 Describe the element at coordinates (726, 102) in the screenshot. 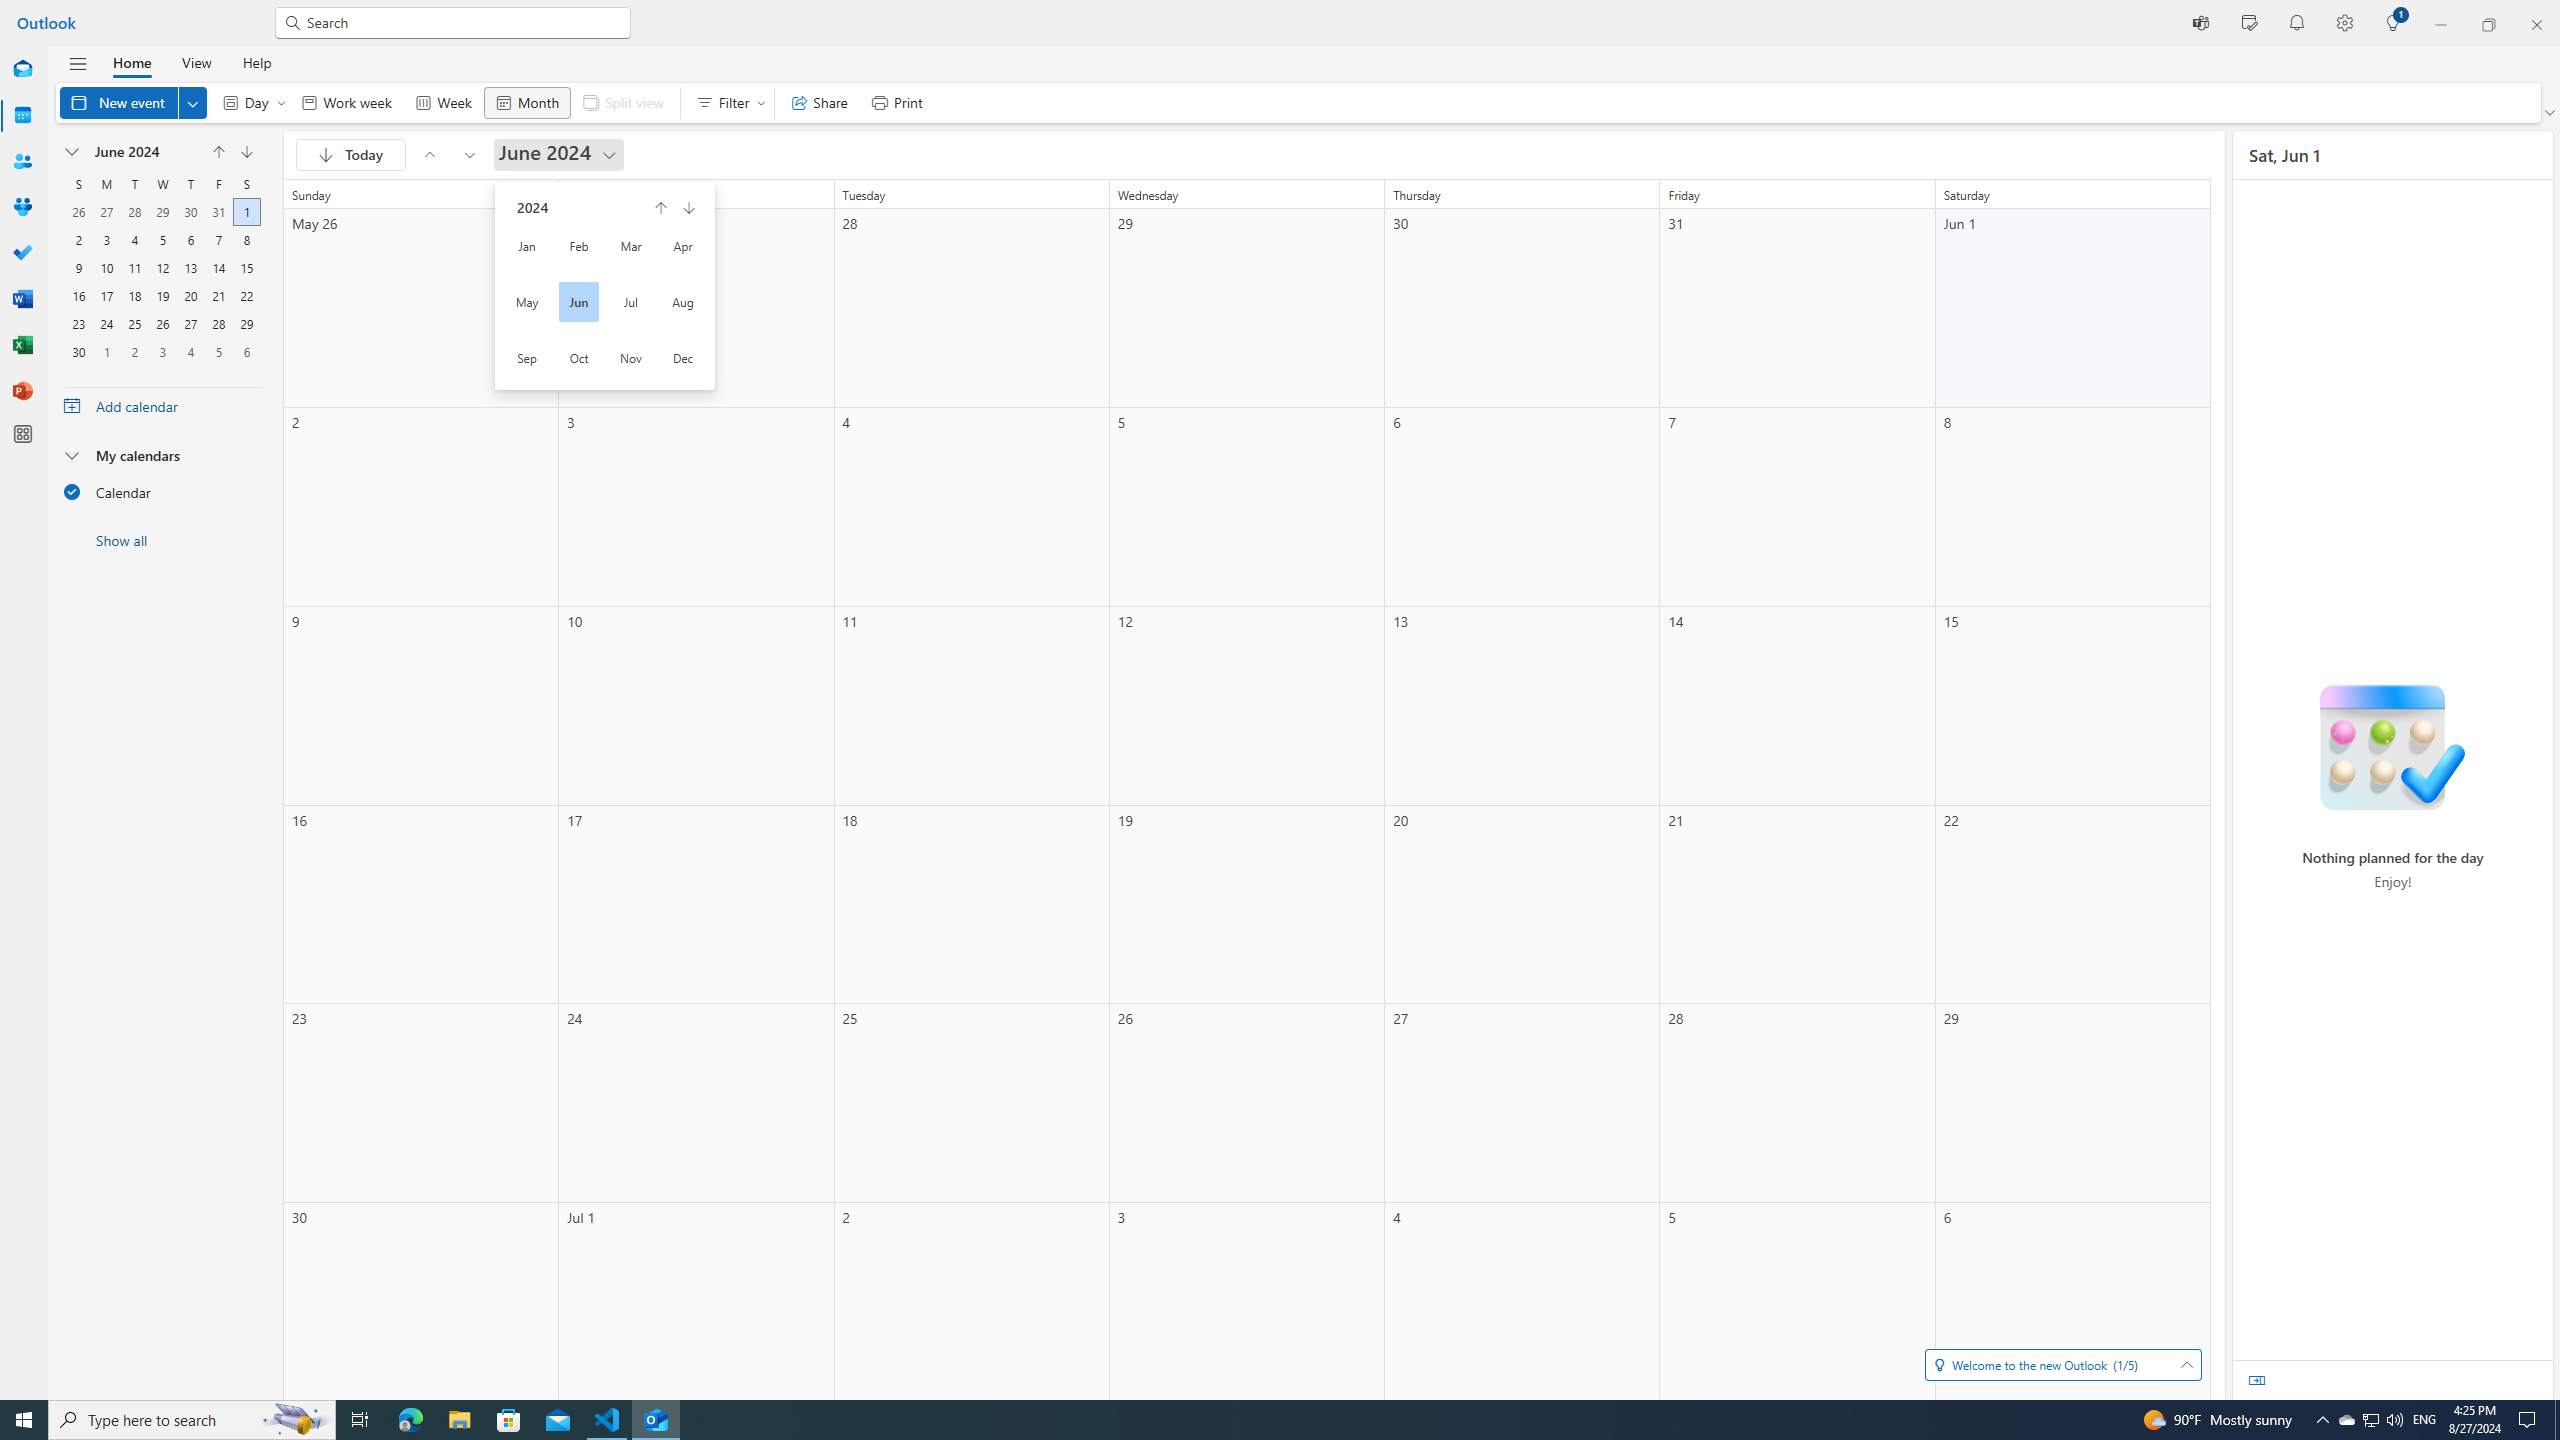

I see `'Filter'` at that location.